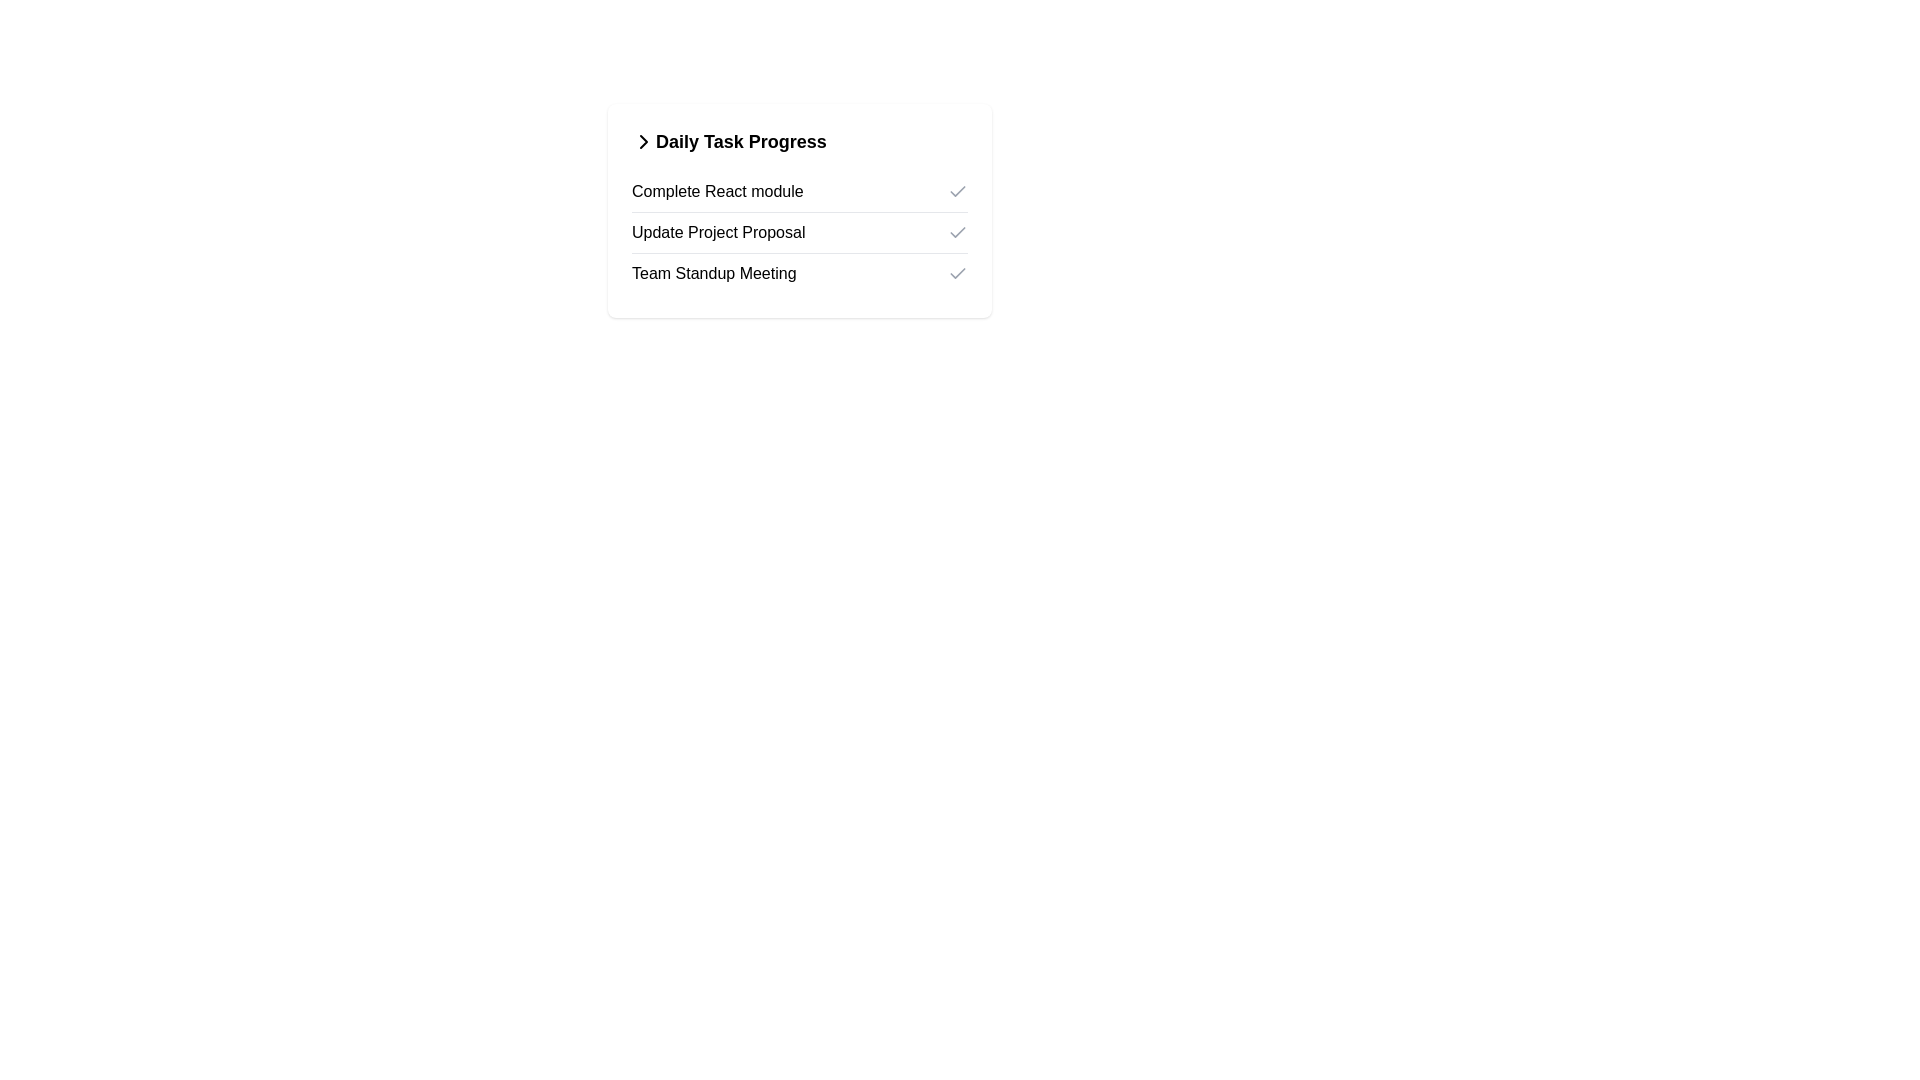 Image resolution: width=1920 pixels, height=1080 pixels. Describe the element at coordinates (957, 231) in the screenshot. I see `the check mark icon next to the 'Update Project Proposal' text label, which indicates an inactive or unselected state` at that location.